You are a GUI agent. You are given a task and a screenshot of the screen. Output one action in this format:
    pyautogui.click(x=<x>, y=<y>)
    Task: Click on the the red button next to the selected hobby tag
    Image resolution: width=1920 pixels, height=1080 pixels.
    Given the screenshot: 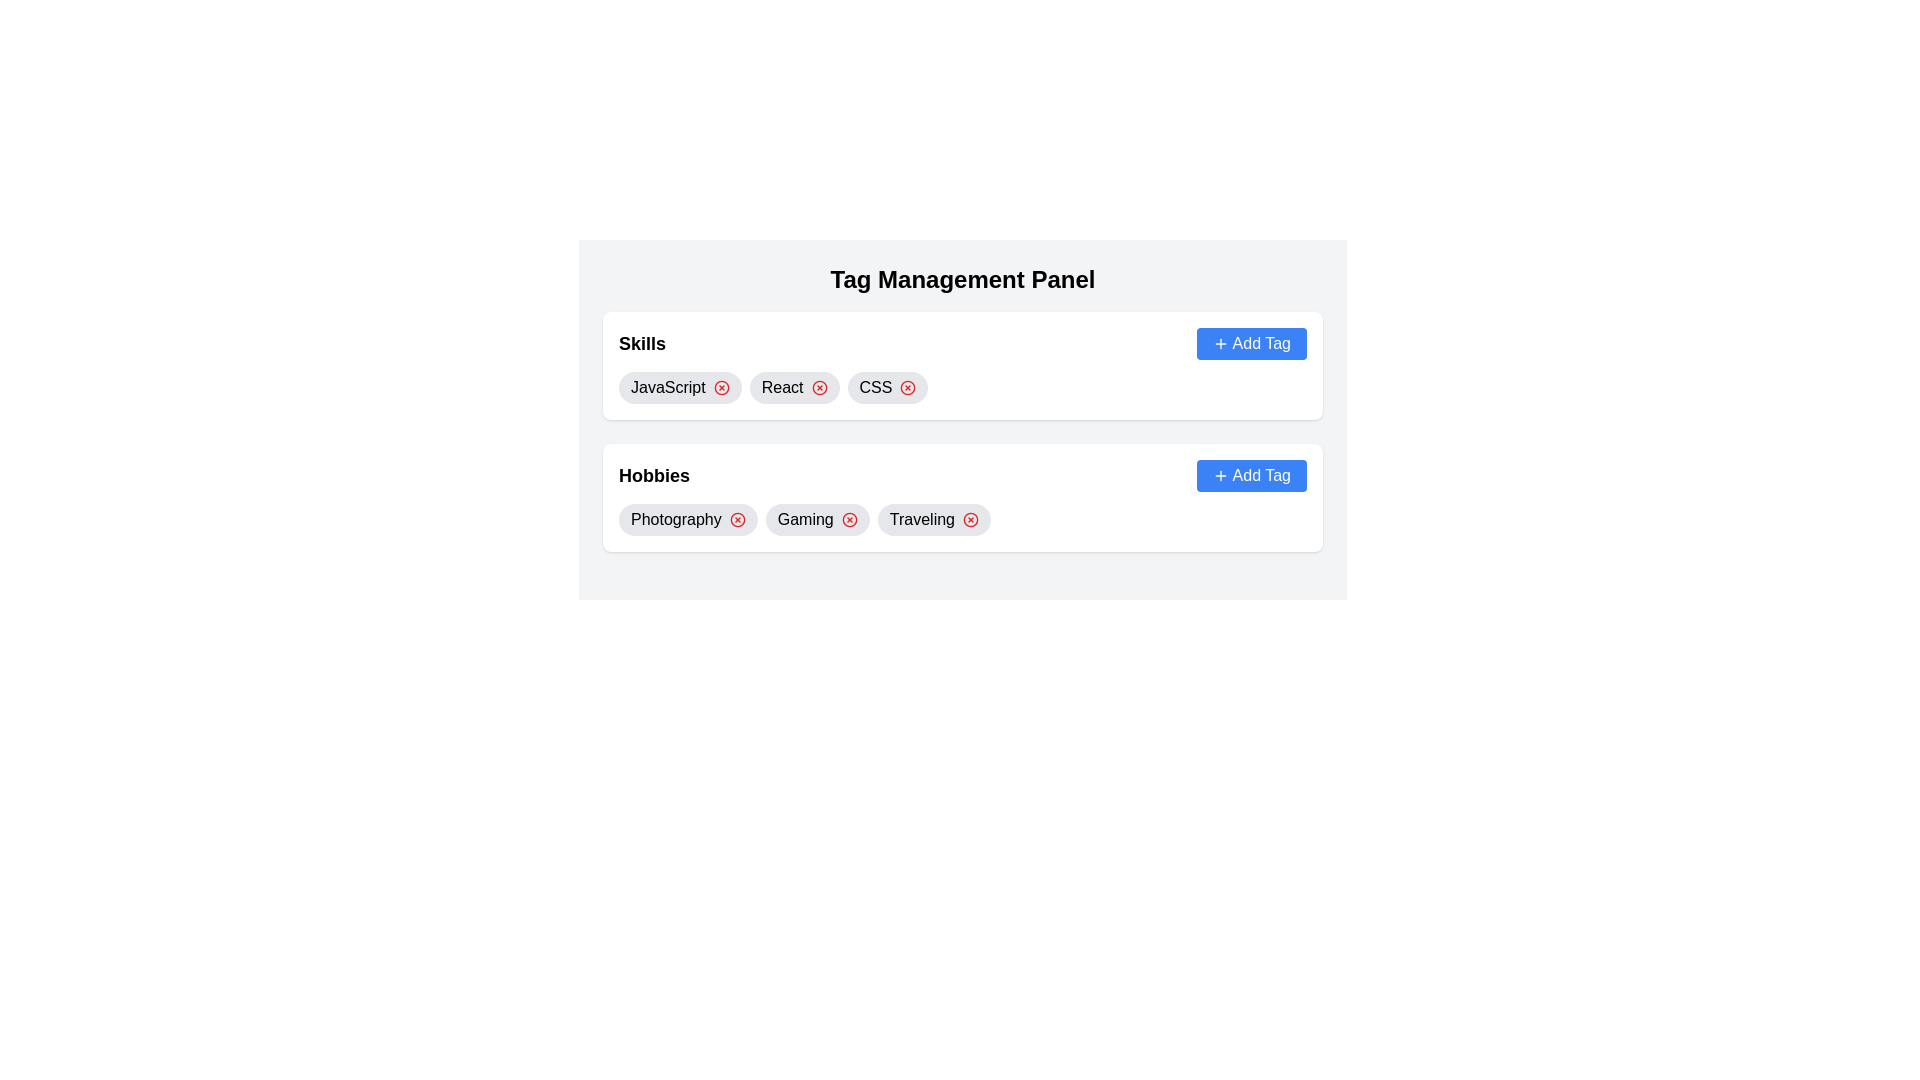 What is the action you would take?
    pyautogui.click(x=963, y=519)
    